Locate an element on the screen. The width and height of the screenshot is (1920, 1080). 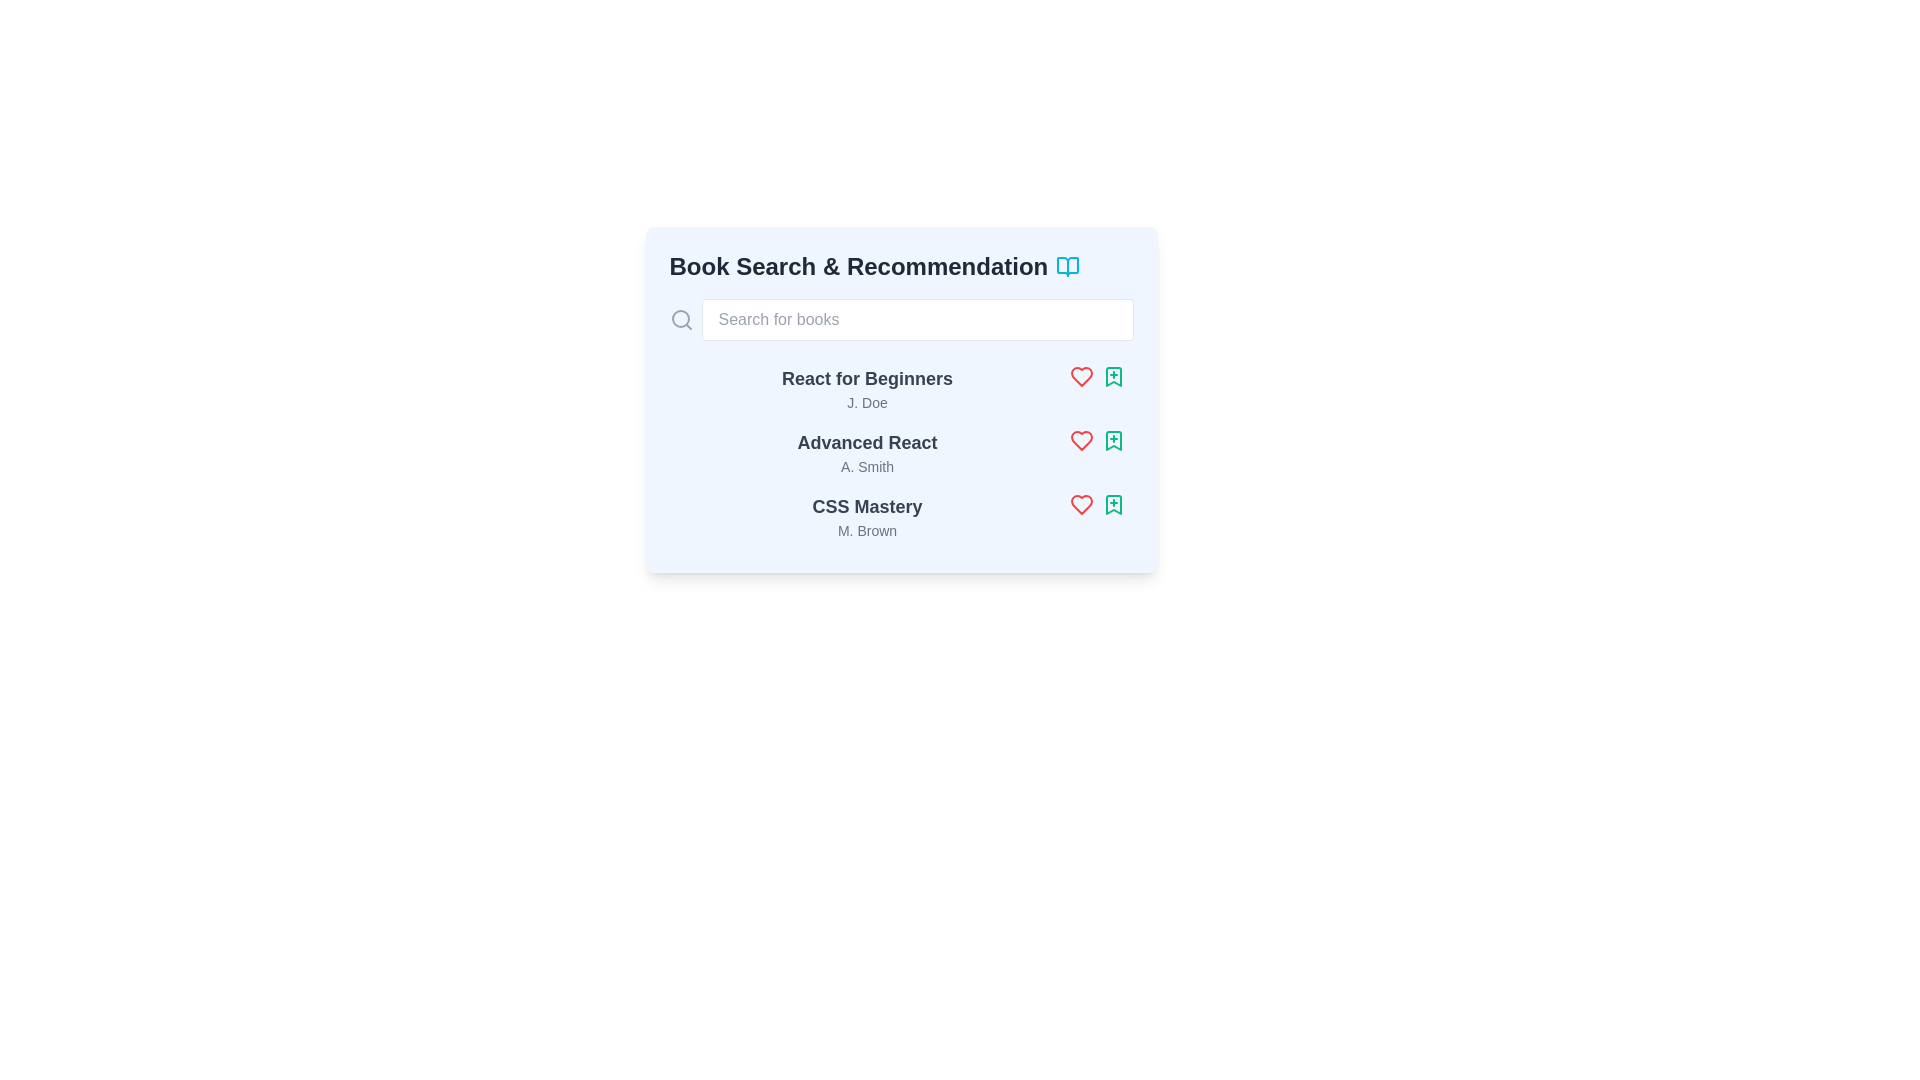
the second interactive icon (green bookmark) in the vertical list next to the 'React for Beginners' book entry is located at coordinates (1112, 377).